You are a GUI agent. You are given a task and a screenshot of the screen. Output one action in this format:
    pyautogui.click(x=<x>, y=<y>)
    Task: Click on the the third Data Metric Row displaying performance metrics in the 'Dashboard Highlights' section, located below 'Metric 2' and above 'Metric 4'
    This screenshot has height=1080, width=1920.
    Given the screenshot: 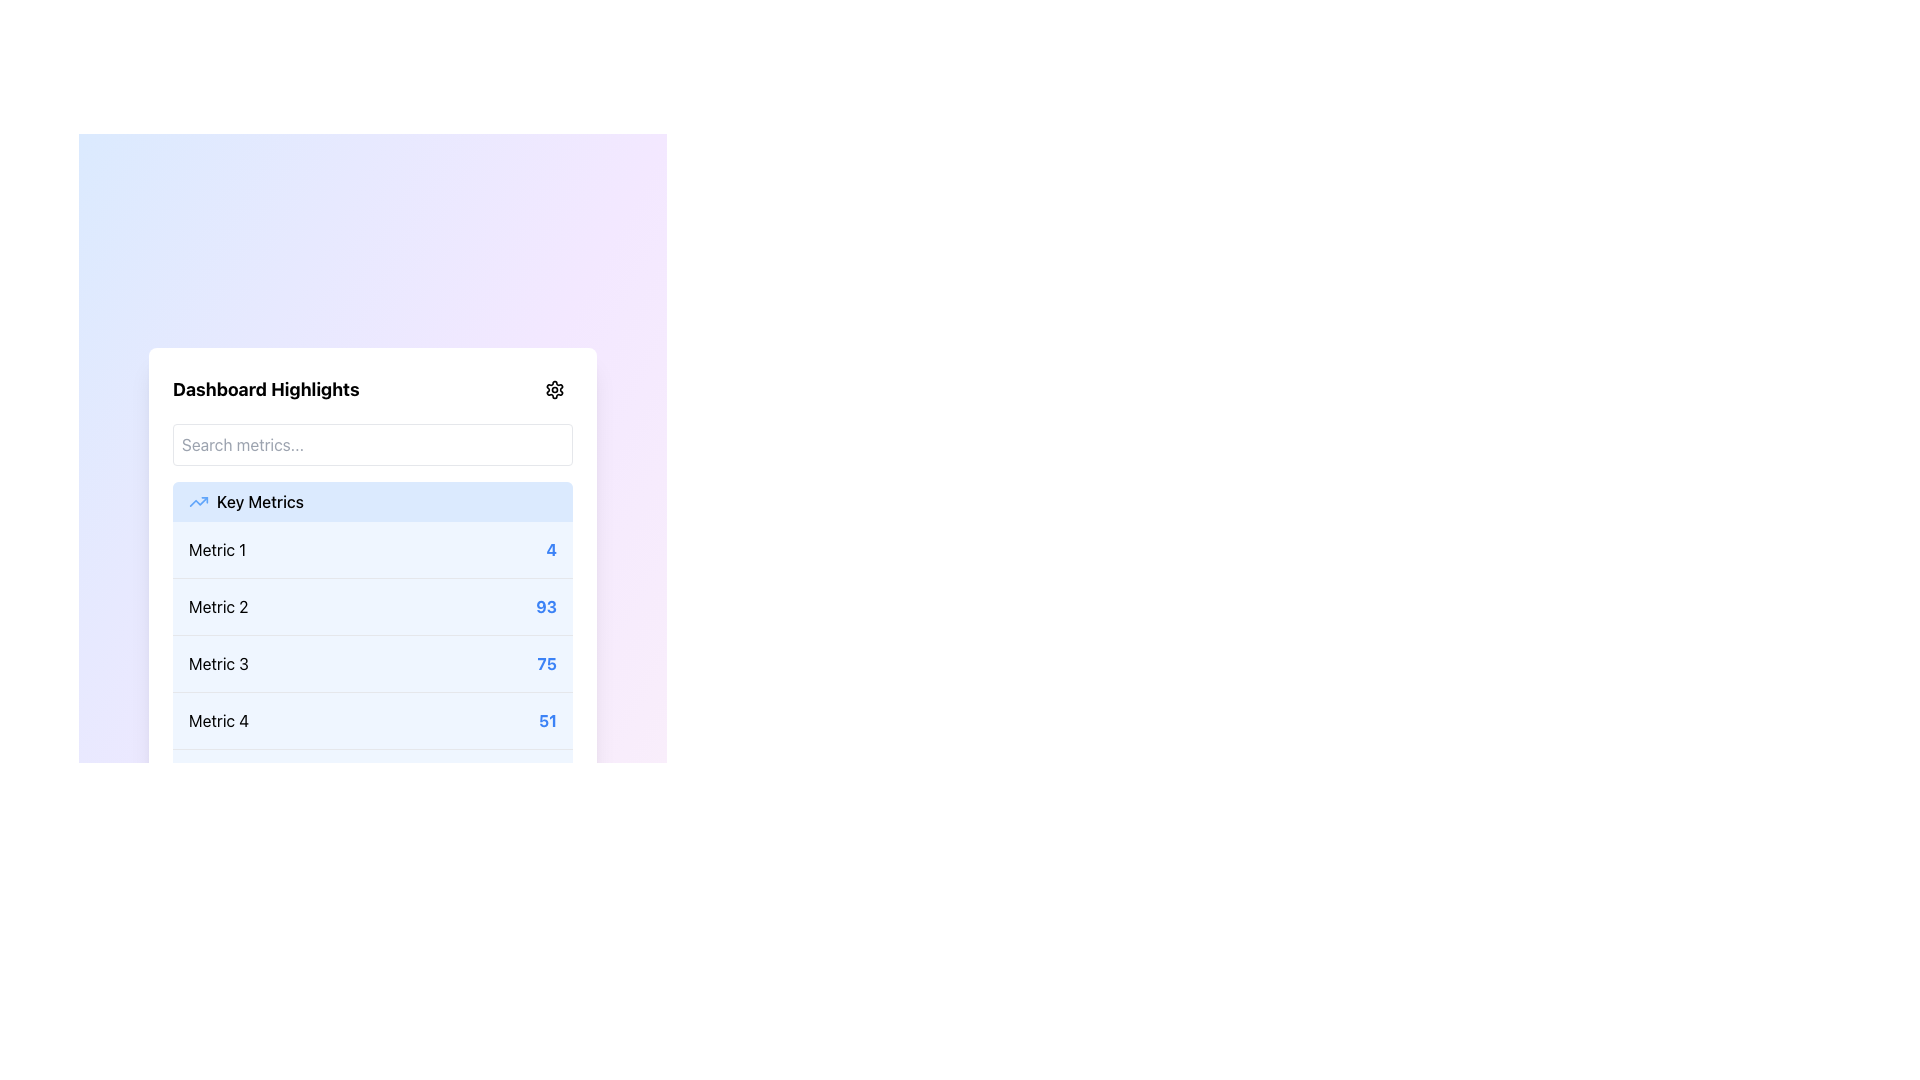 What is the action you would take?
    pyautogui.click(x=373, y=663)
    